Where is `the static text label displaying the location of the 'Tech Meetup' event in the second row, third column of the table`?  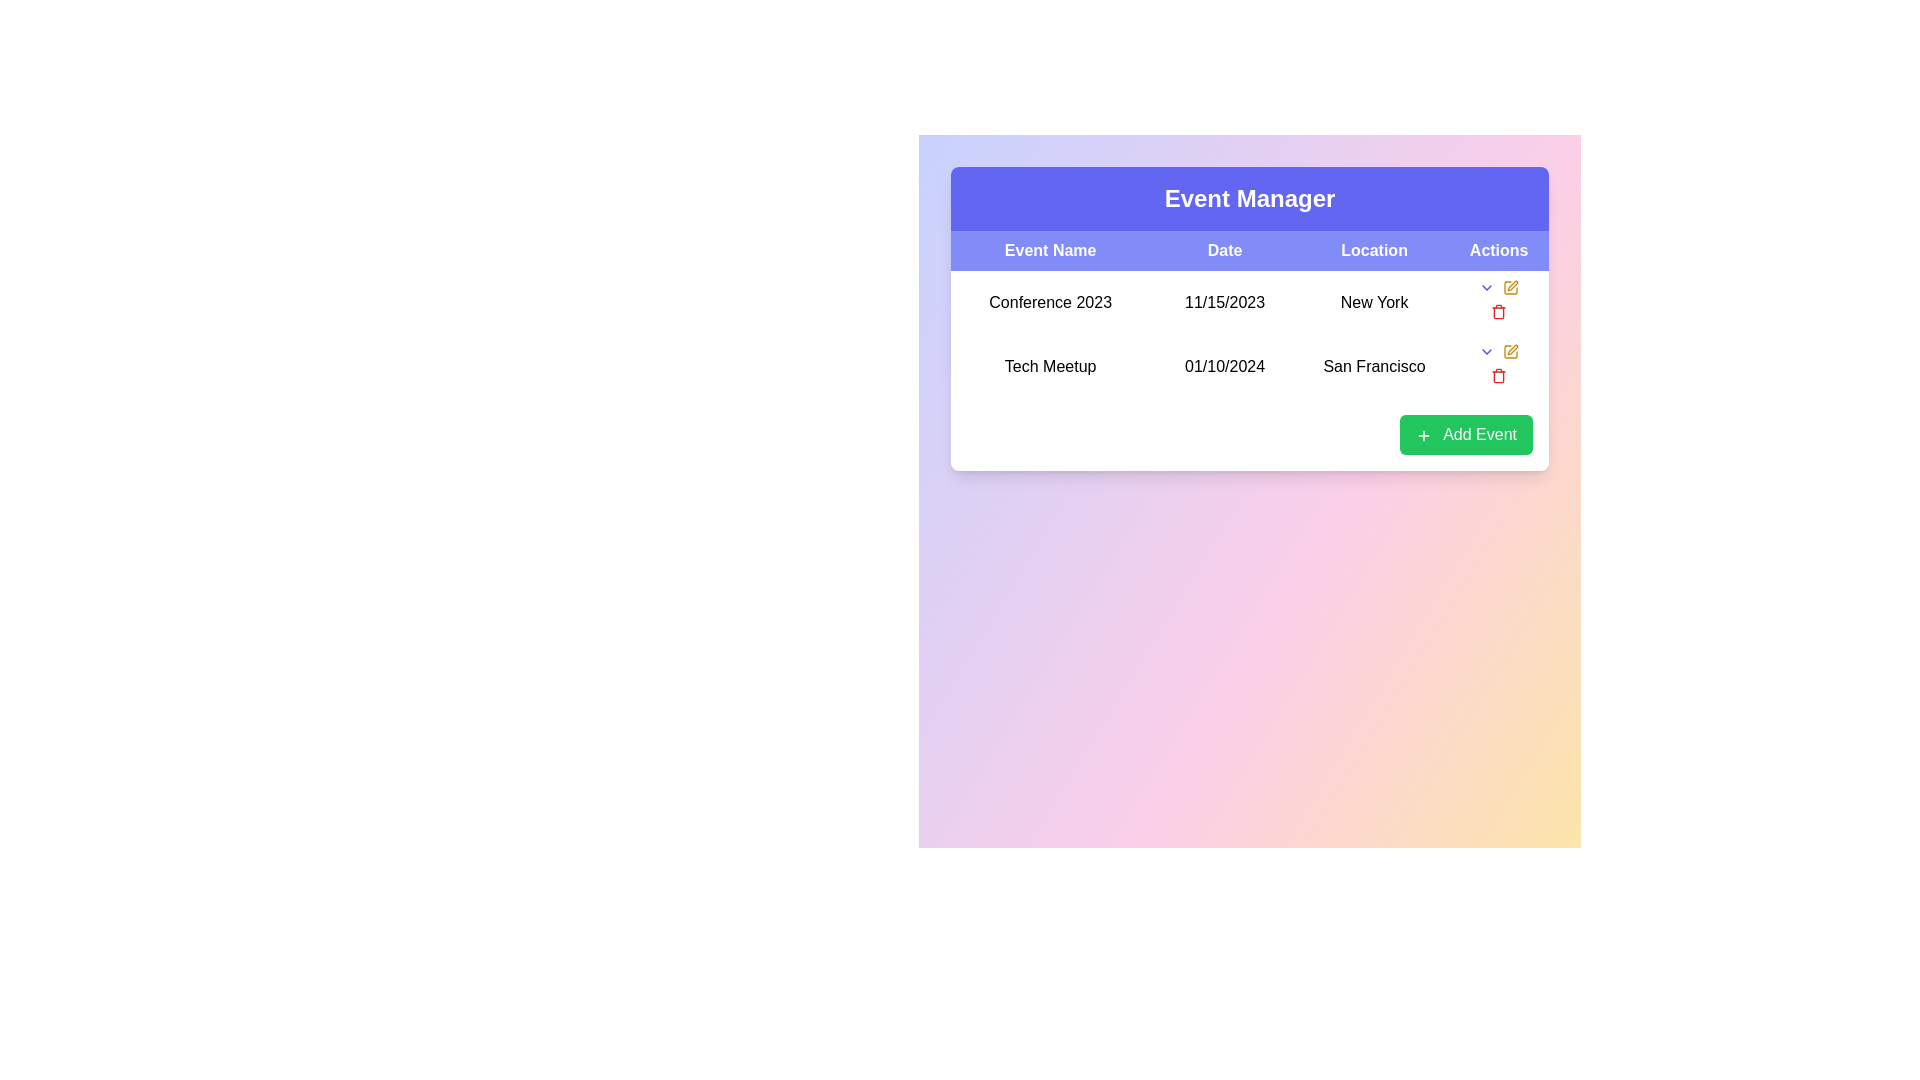 the static text label displaying the location of the 'Tech Meetup' event in the second row, third column of the table is located at coordinates (1373, 366).